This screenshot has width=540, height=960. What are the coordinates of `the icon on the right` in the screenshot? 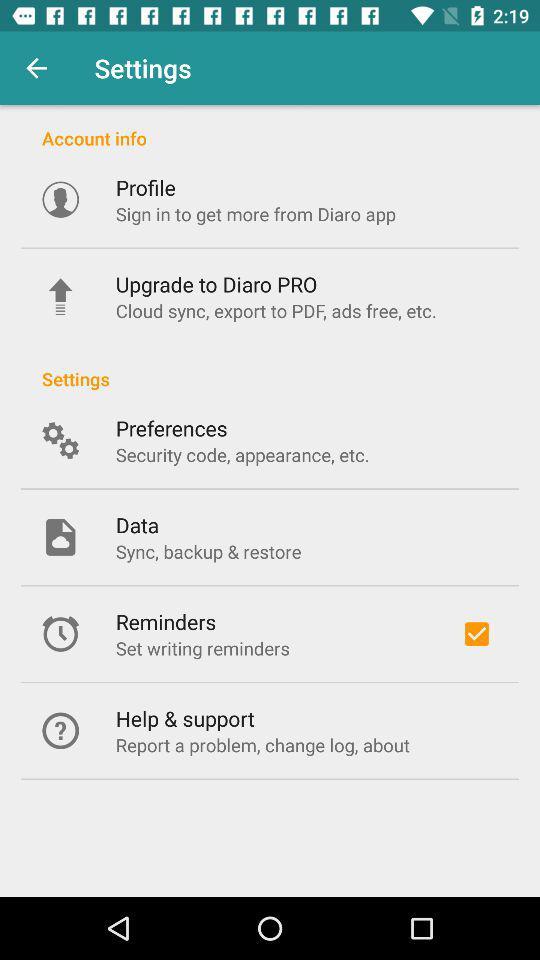 It's located at (475, 633).